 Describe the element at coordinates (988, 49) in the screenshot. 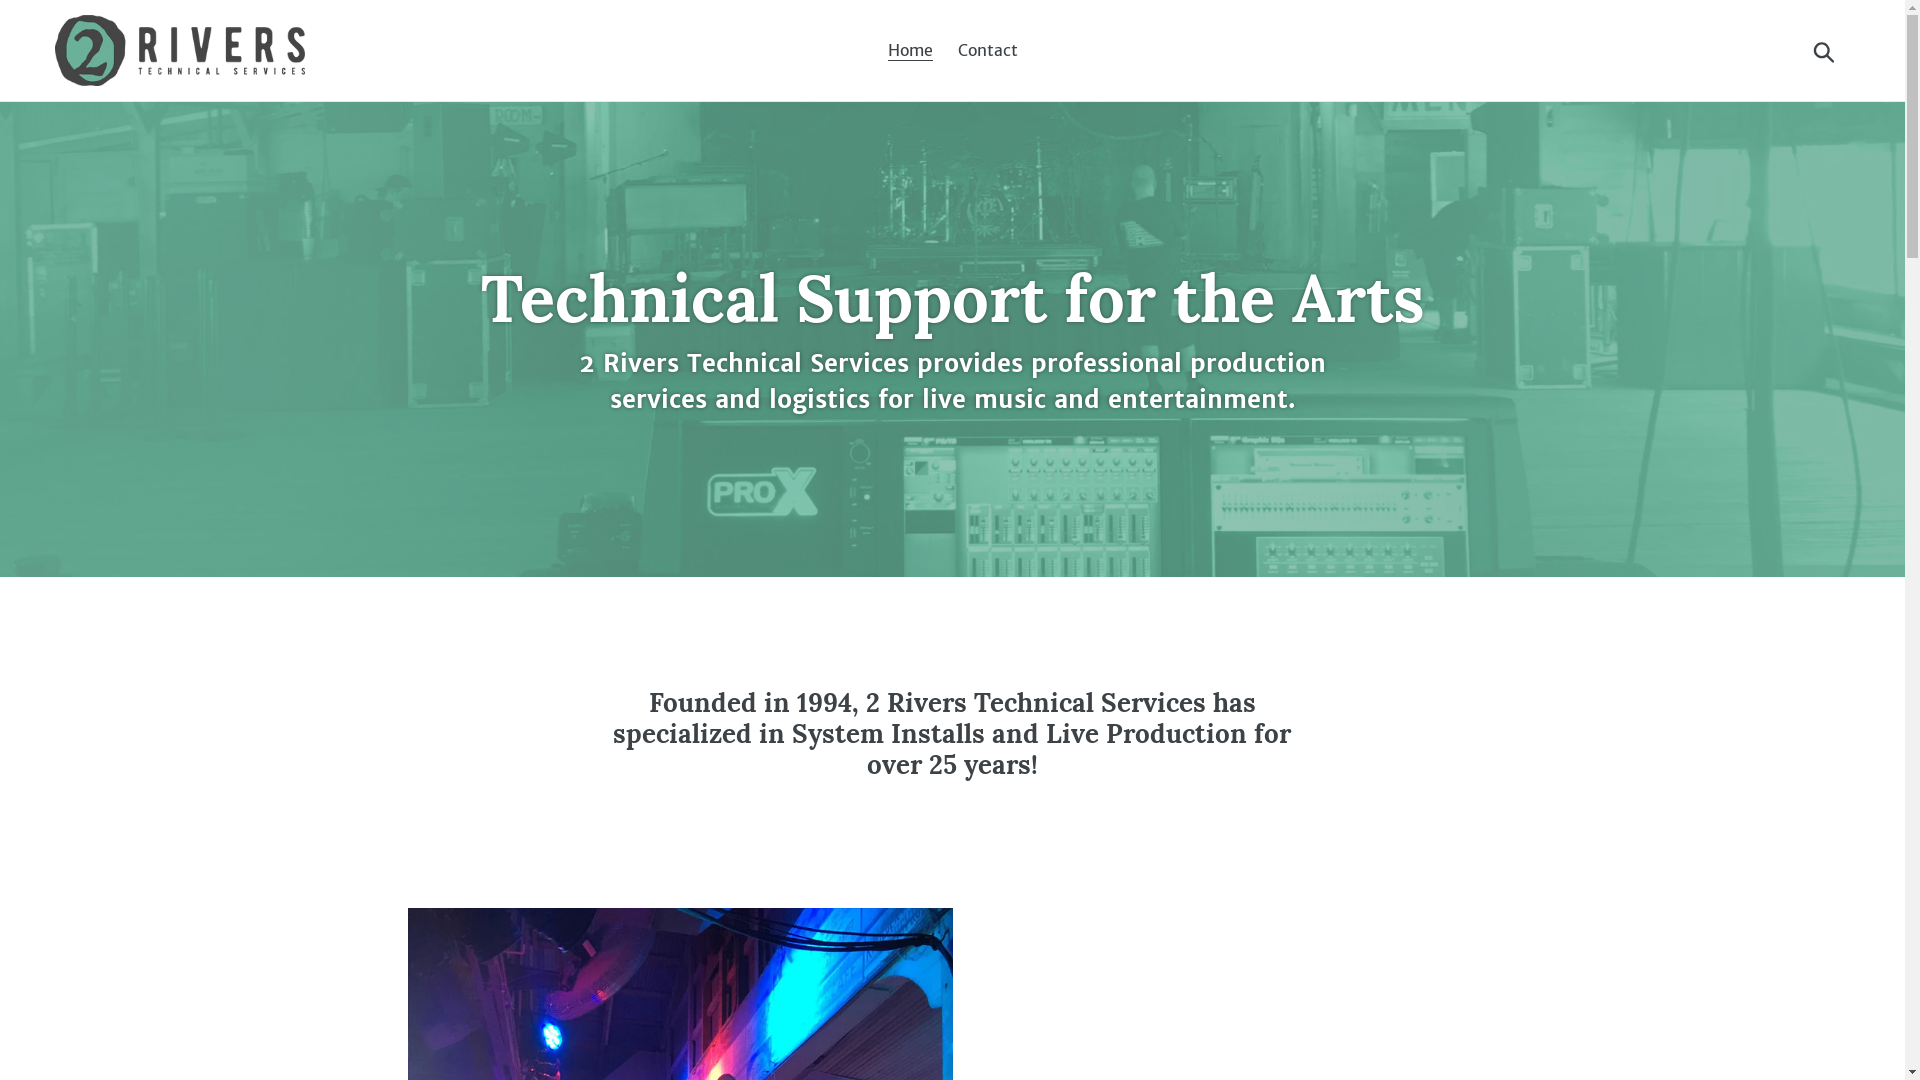

I see `'Contact'` at that location.